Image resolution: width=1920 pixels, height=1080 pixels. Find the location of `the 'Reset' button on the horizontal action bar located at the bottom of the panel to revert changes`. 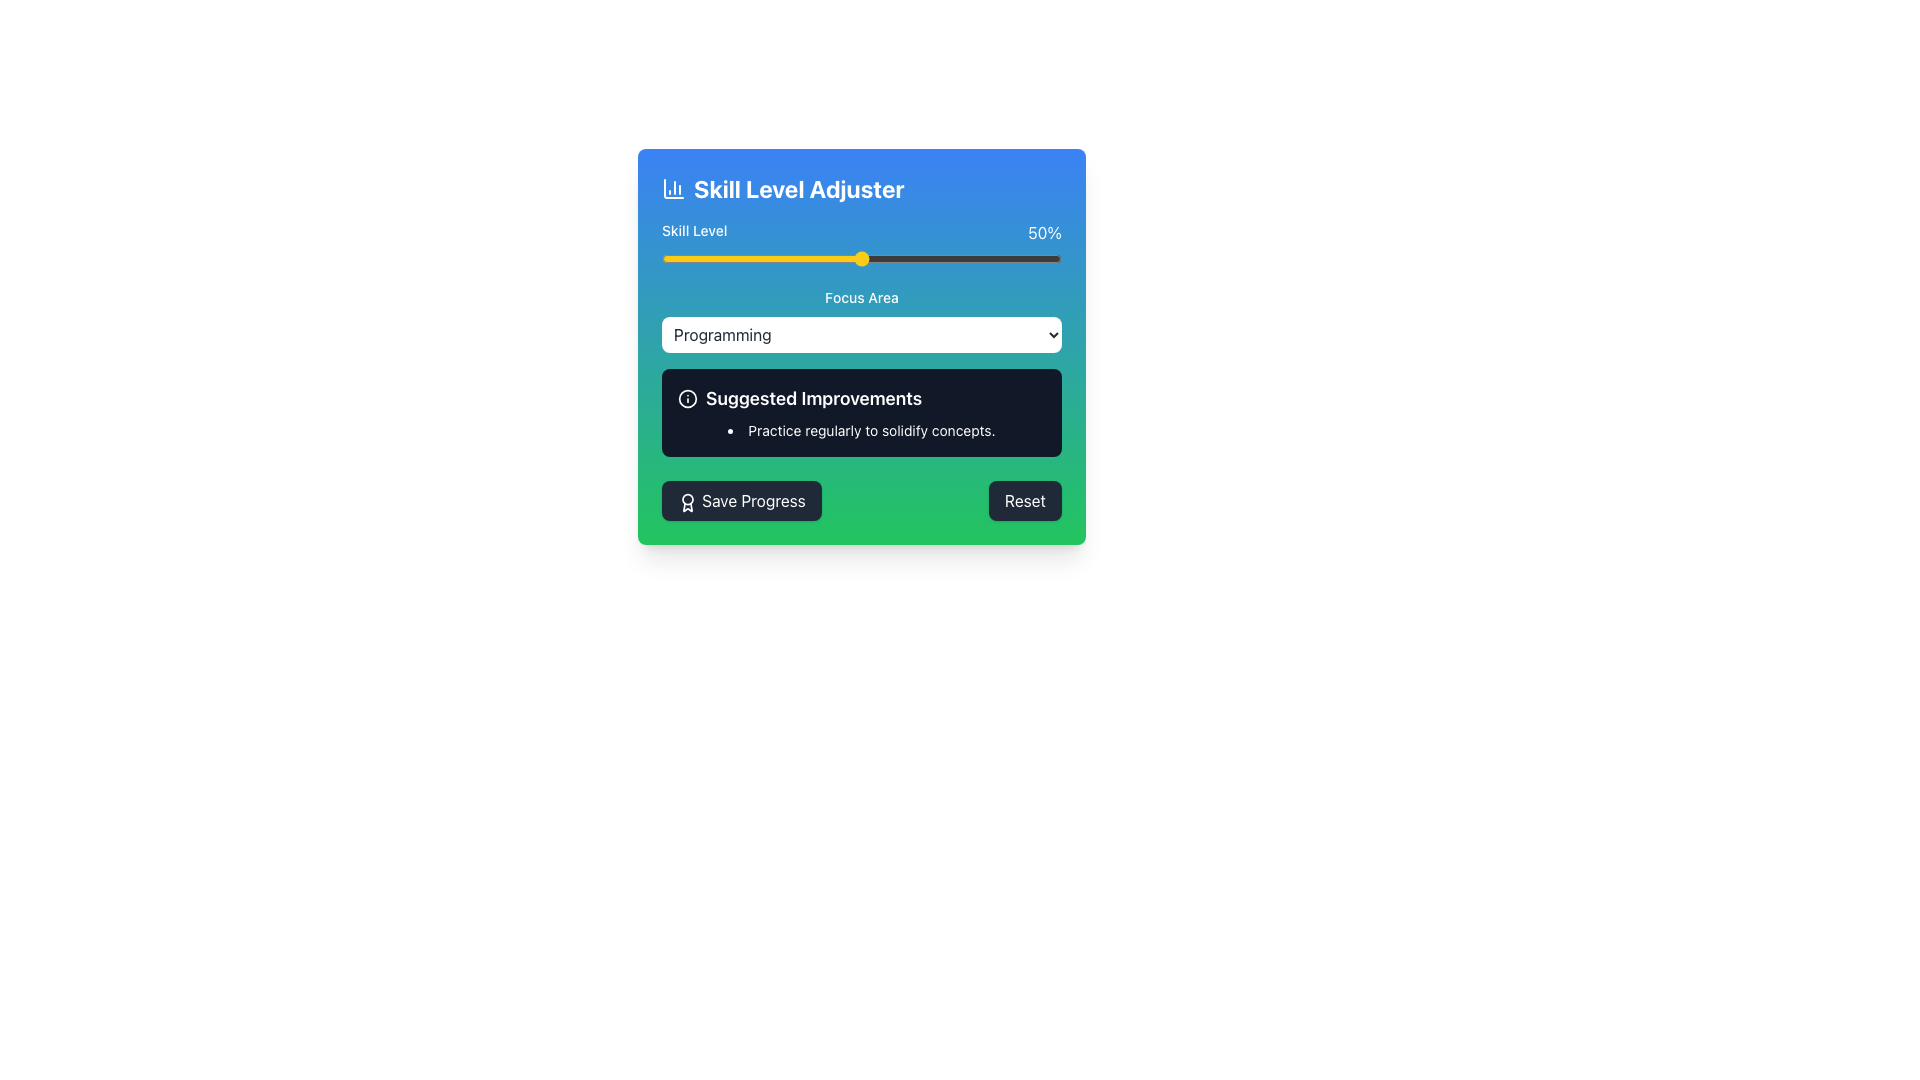

the 'Reset' button on the horizontal action bar located at the bottom of the panel to revert changes is located at coordinates (862, 500).